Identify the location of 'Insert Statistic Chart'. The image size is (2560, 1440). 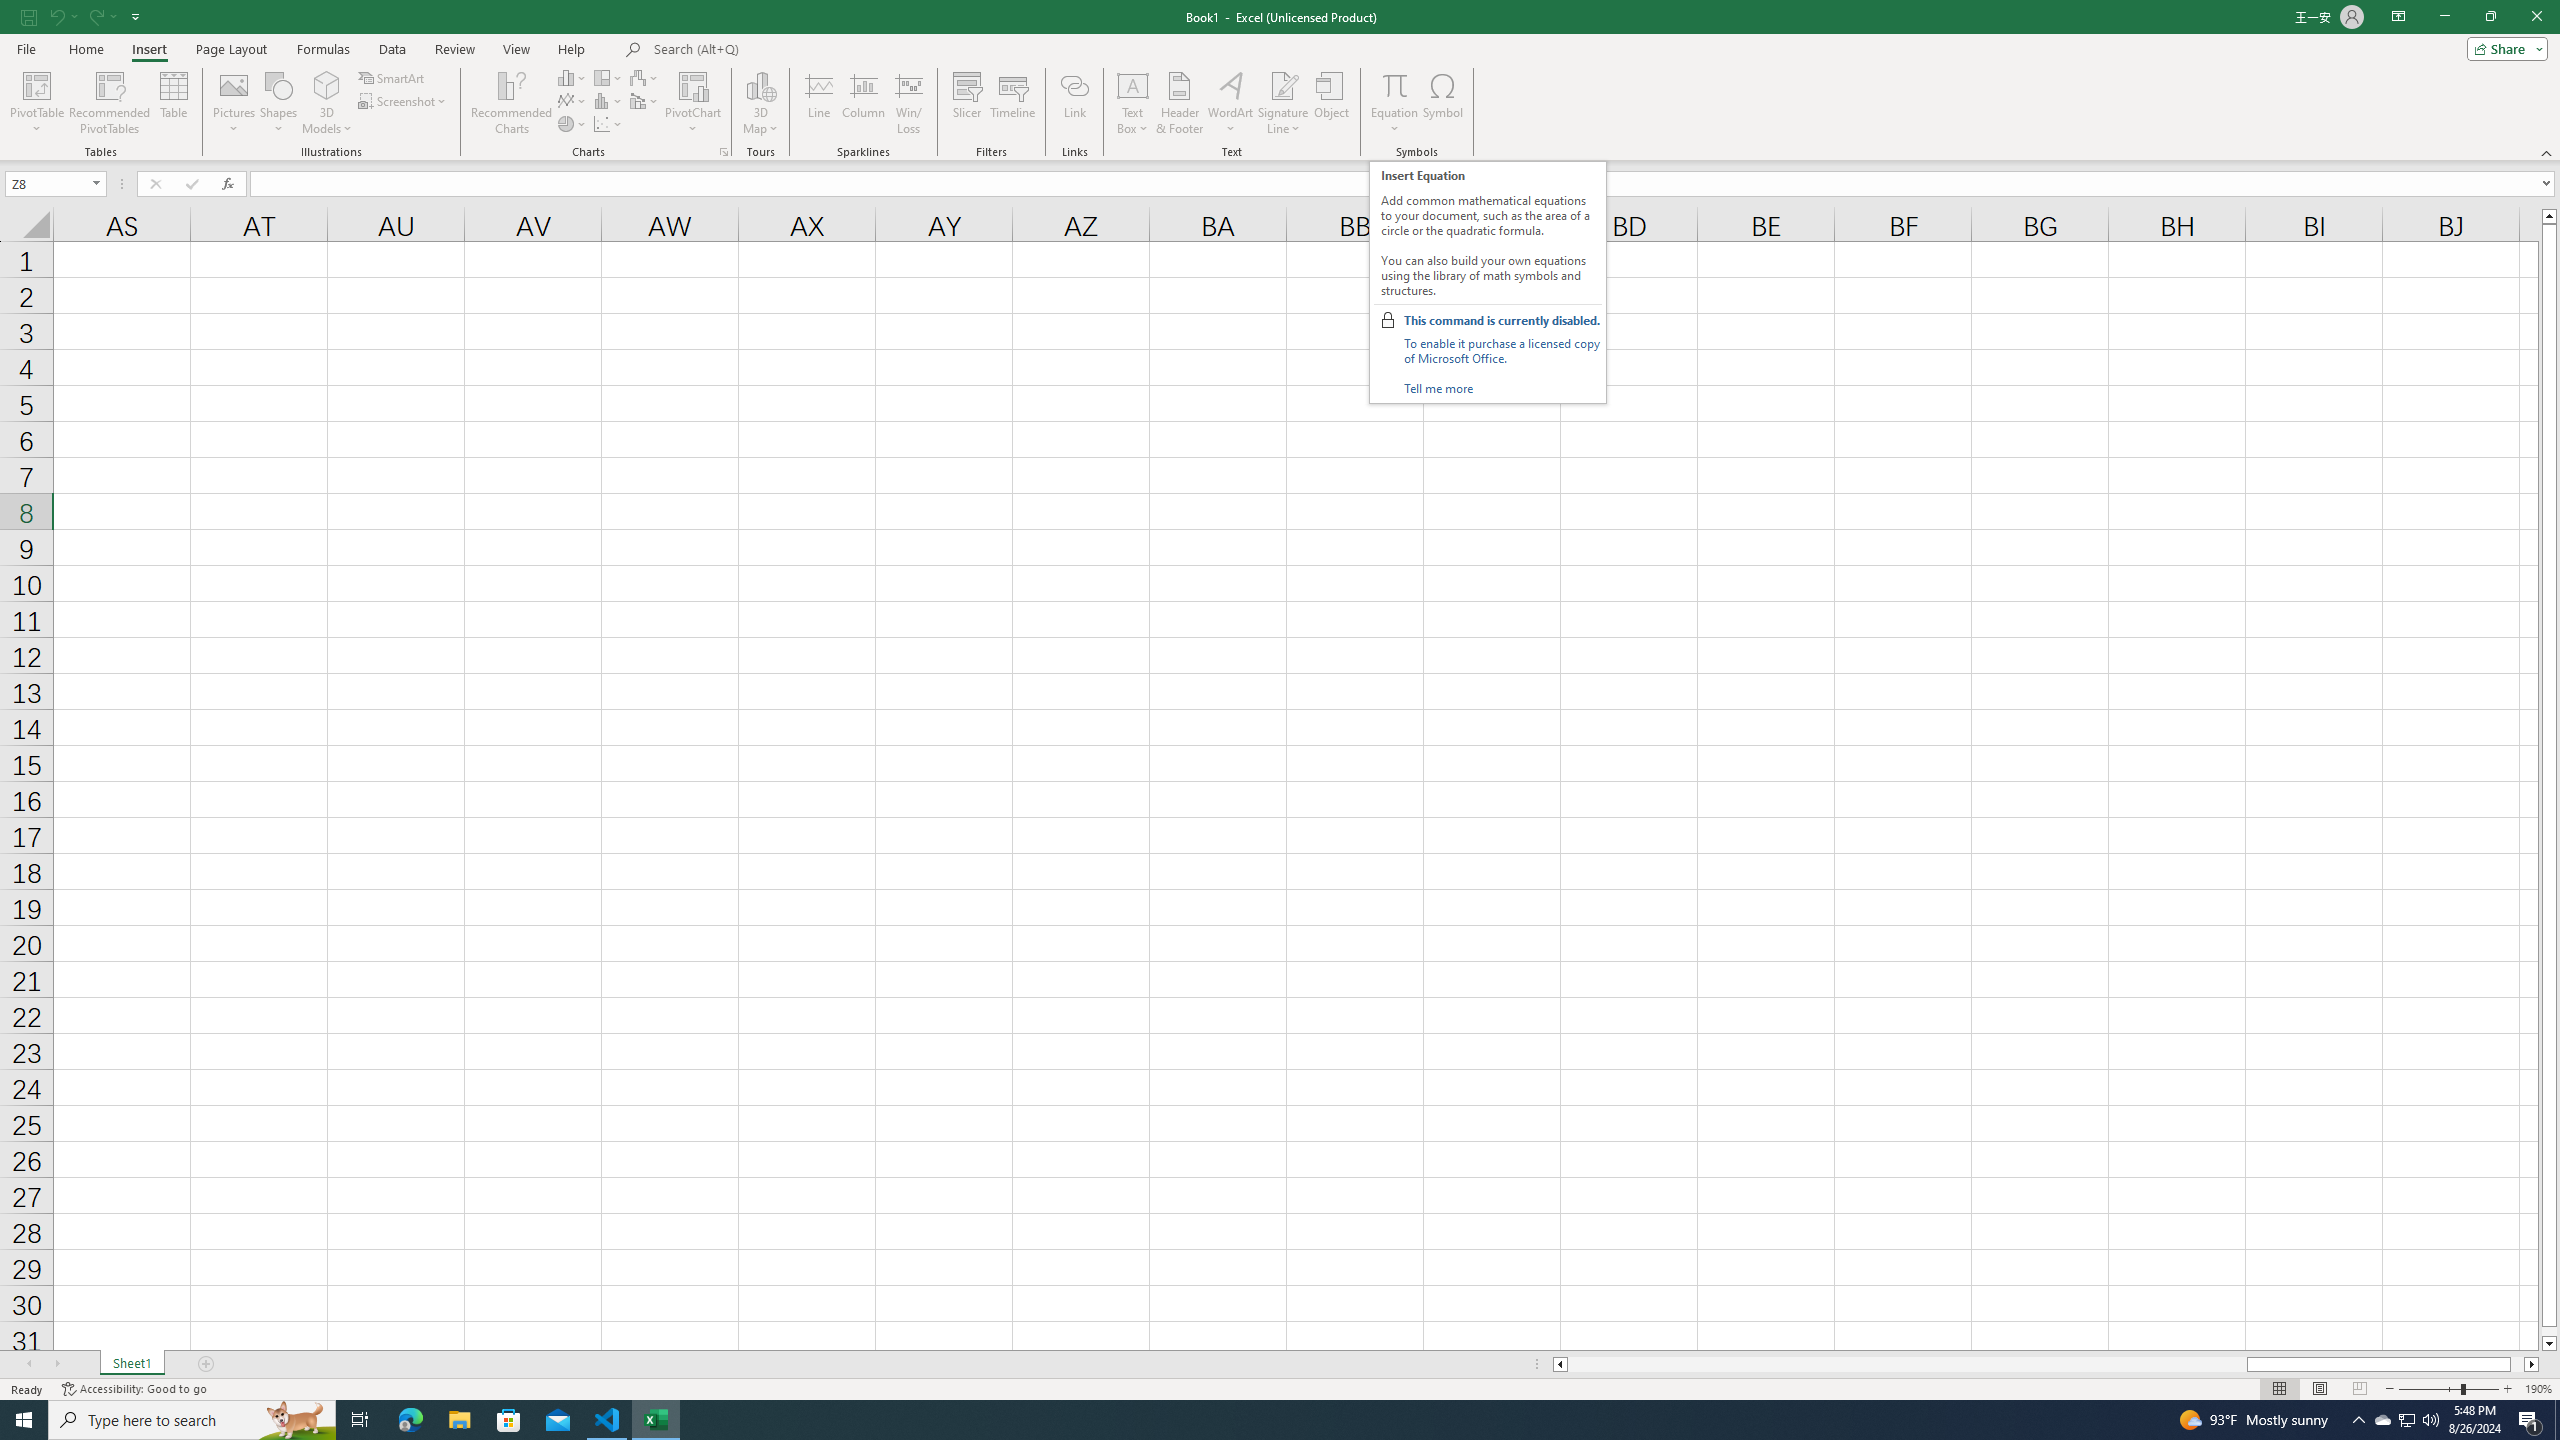
(608, 99).